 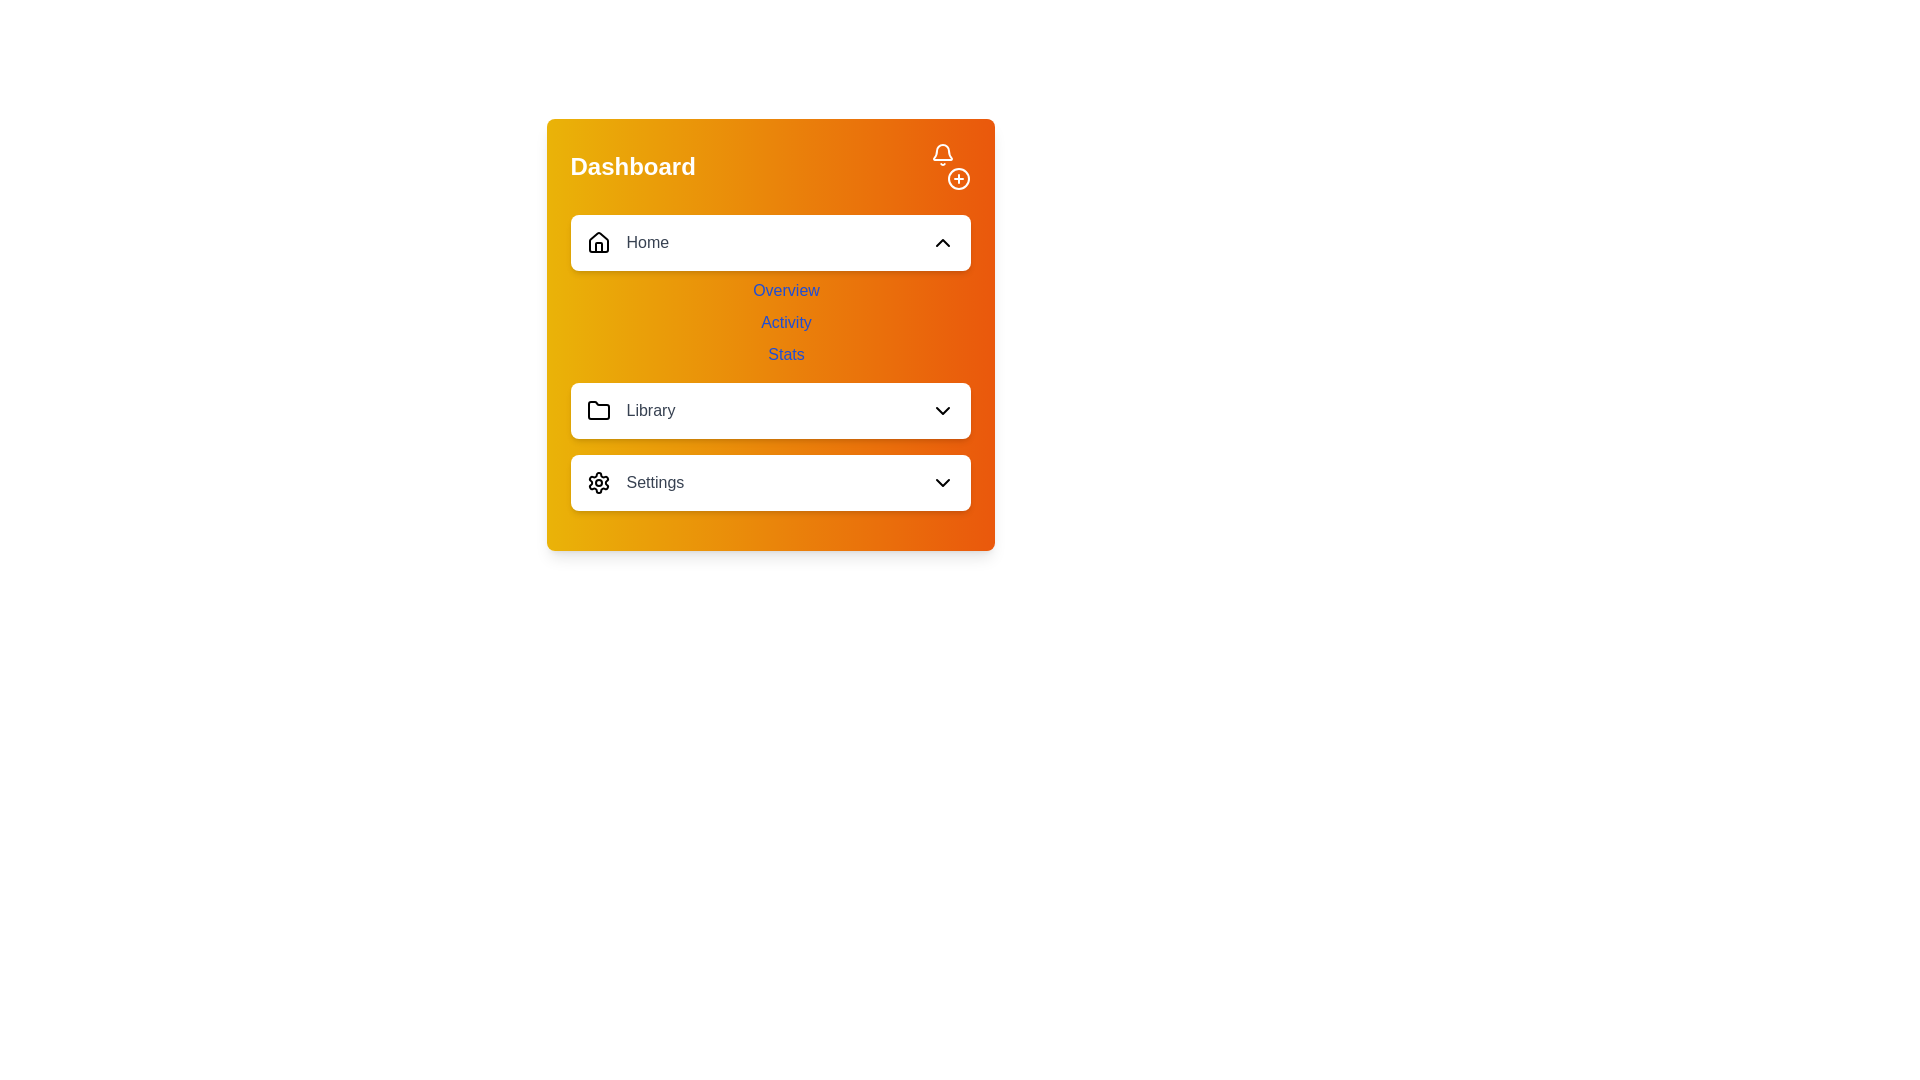 I want to click on the downward-pointing chevron icon indicating the dropdown menu in the Library section, so click(x=941, y=410).